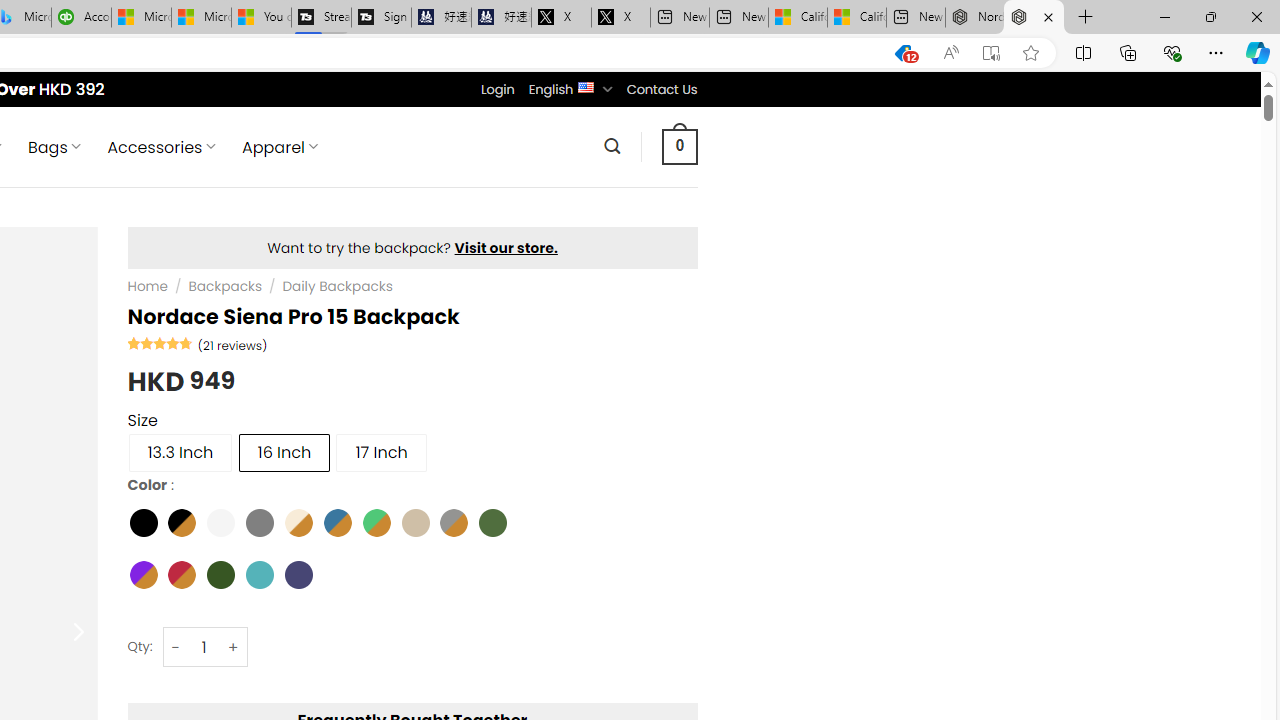 The image size is (1280, 720). Describe the element at coordinates (497, 88) in the screenshot. I see `'Login'` at that location.